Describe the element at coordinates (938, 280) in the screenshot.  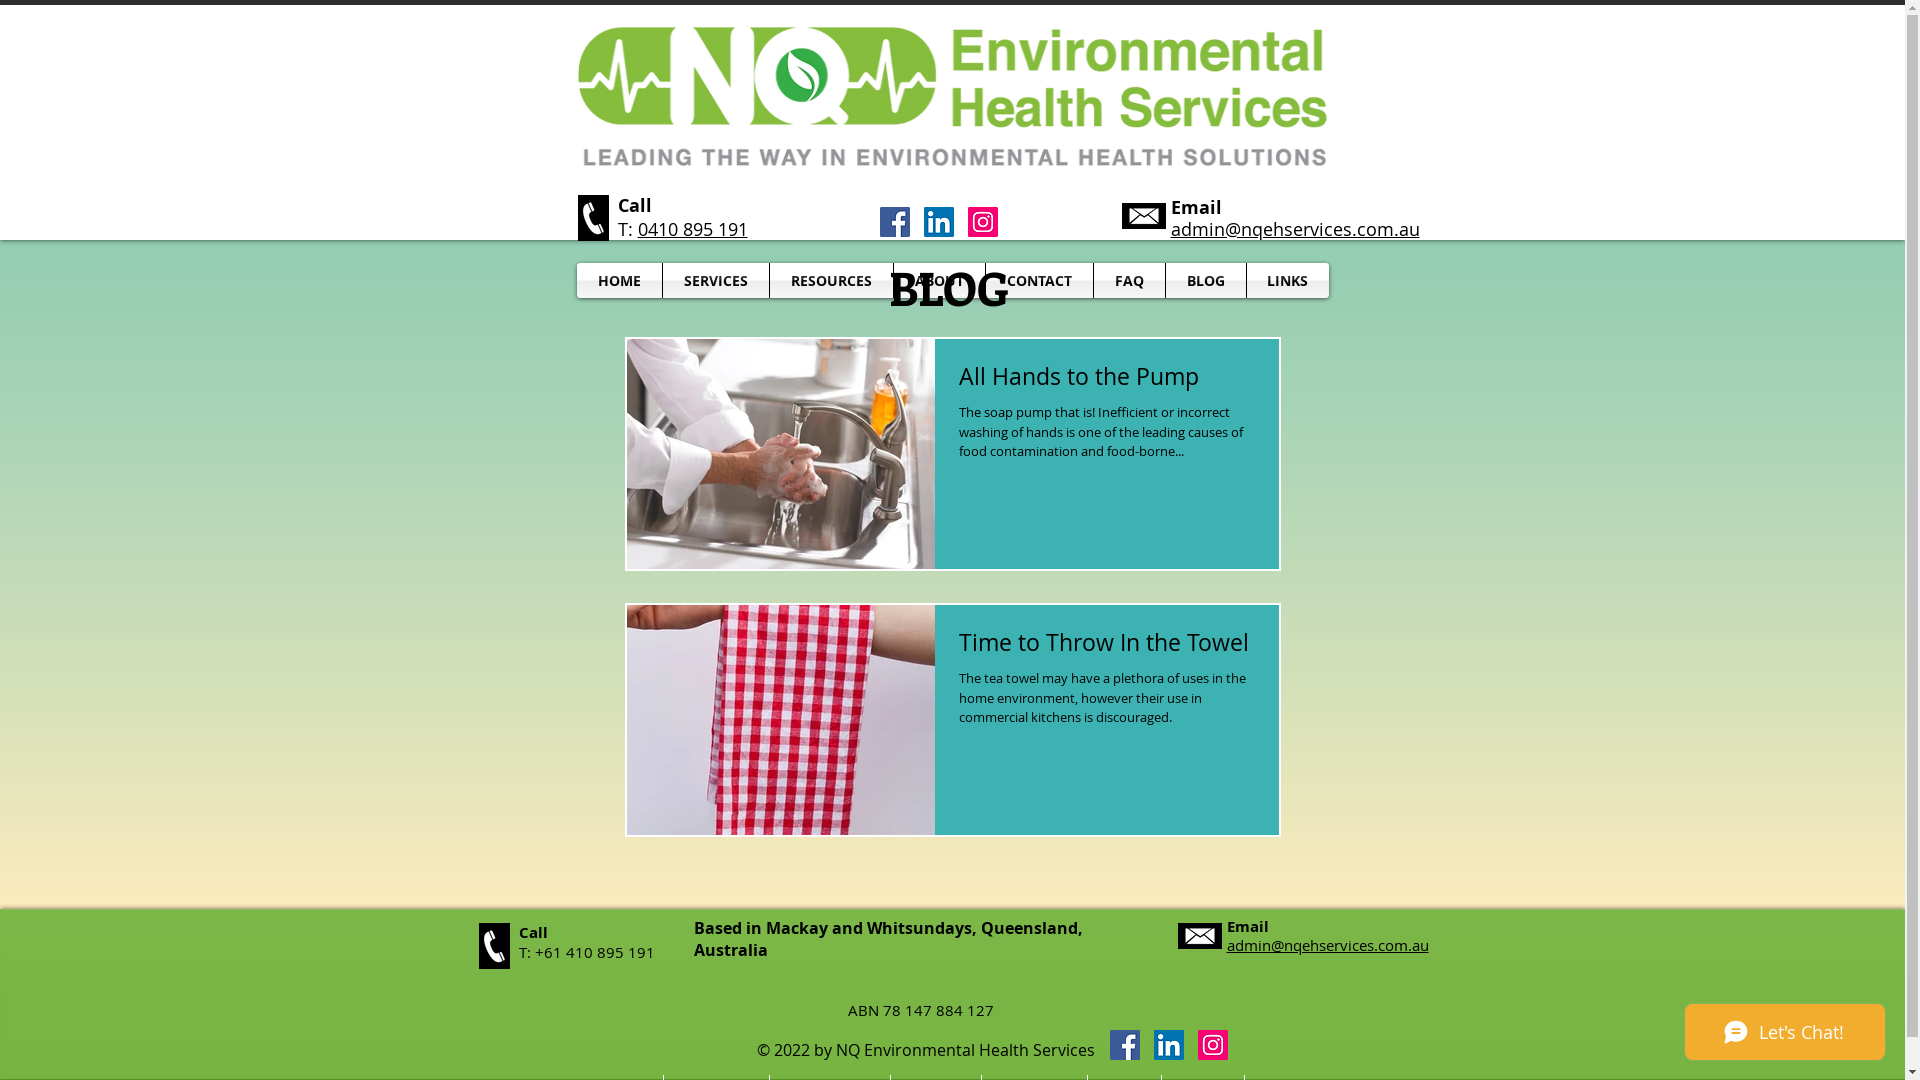
I see `'ABOUT'` at that location.